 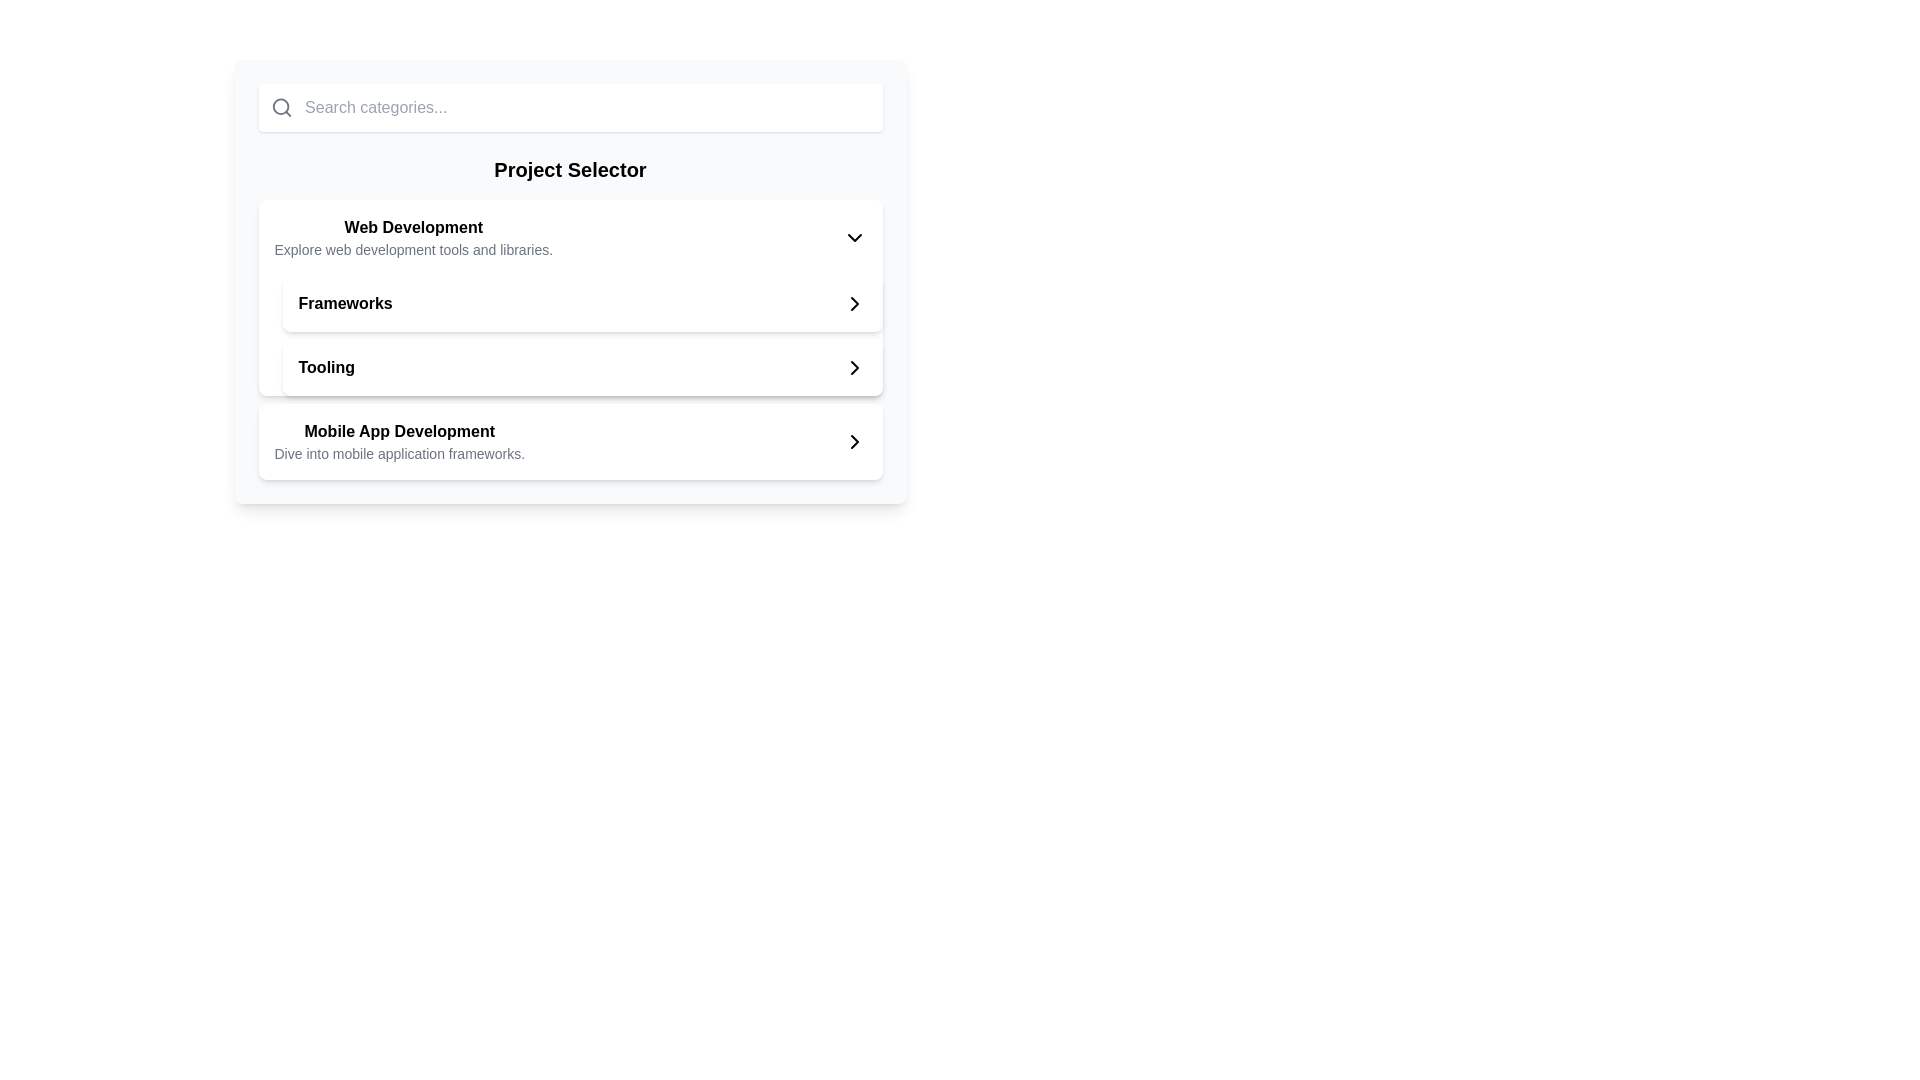 What do you see at coordinates (399, 431) in the screenshot?
I see `the bold text label reading 'Mobile App Development' which is styled to signify importance and is positioned in the card of the same name, located at the coordinates provided` at bounding box center [399, 431].